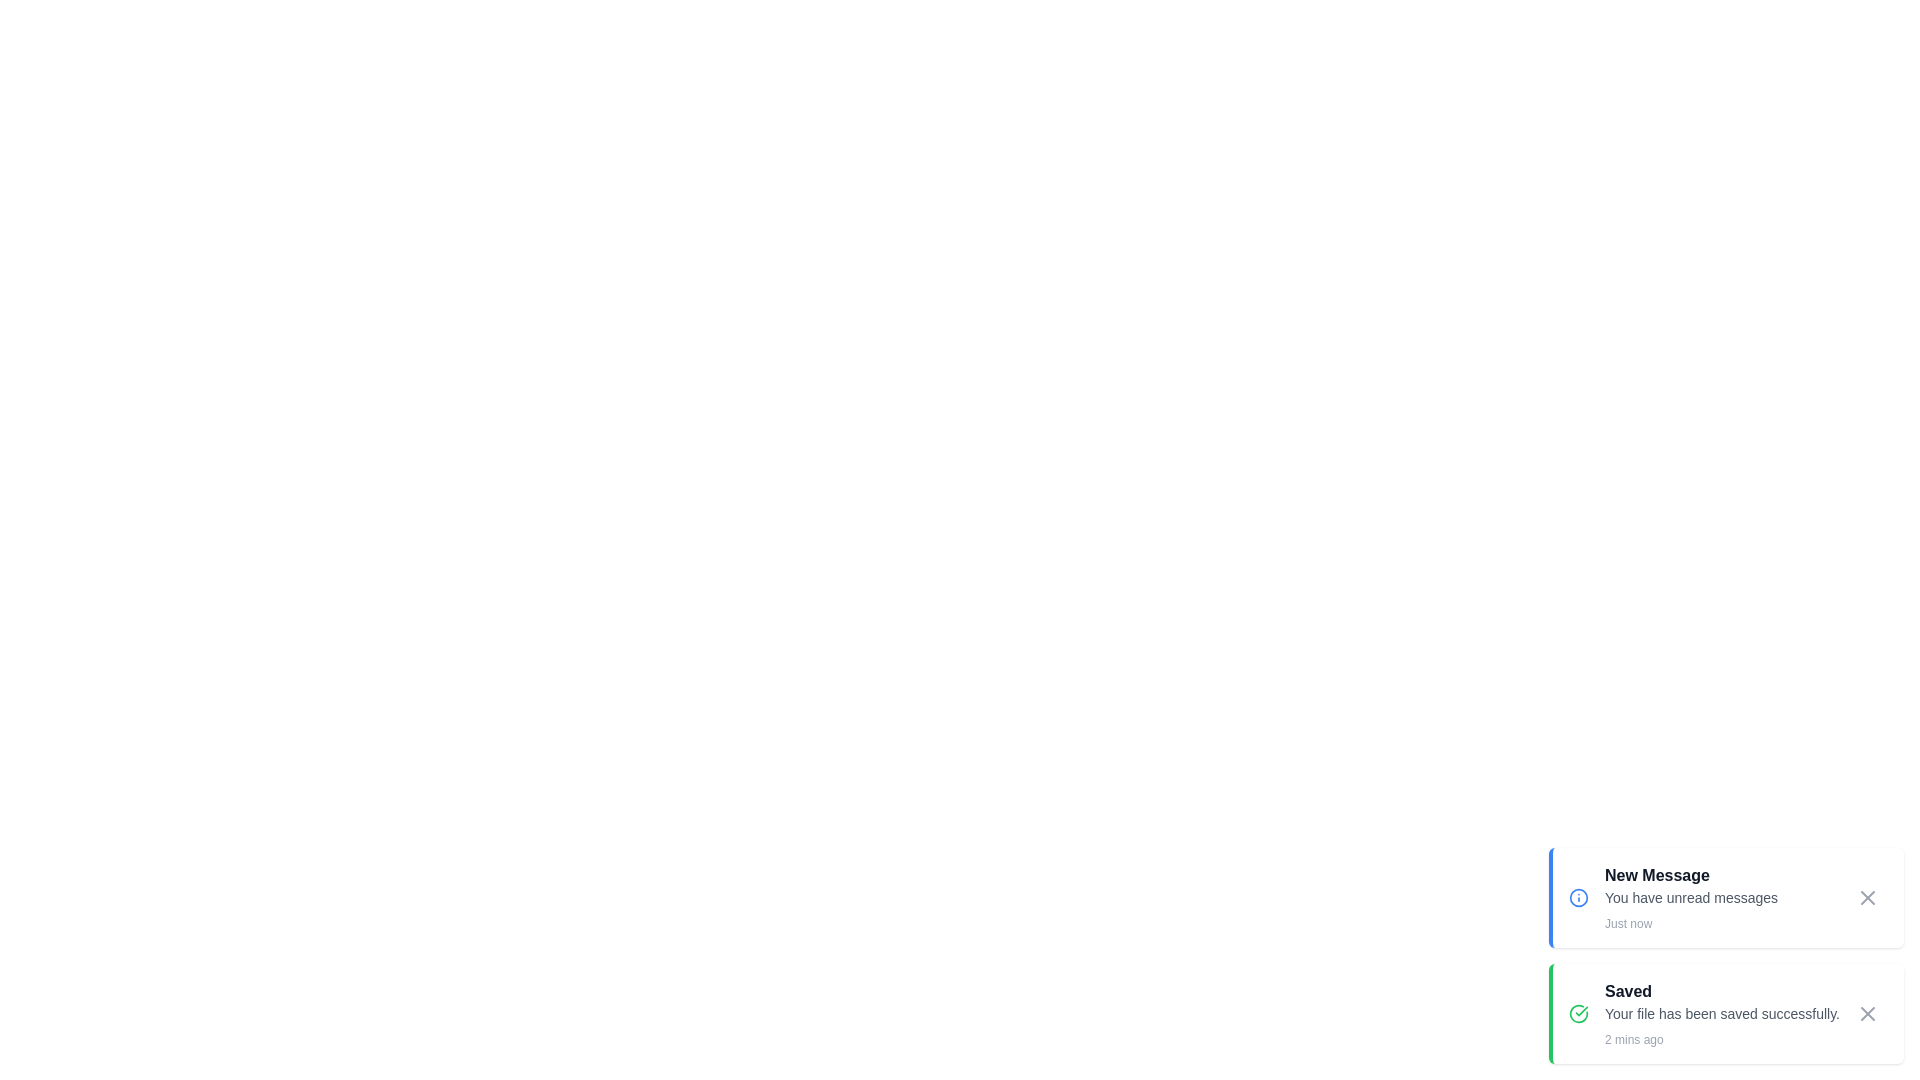 The height and width of the screenshot is (1080, 1920). I want to click on 'X' button on the snackbar to dismiss it, so click(1866, 897).